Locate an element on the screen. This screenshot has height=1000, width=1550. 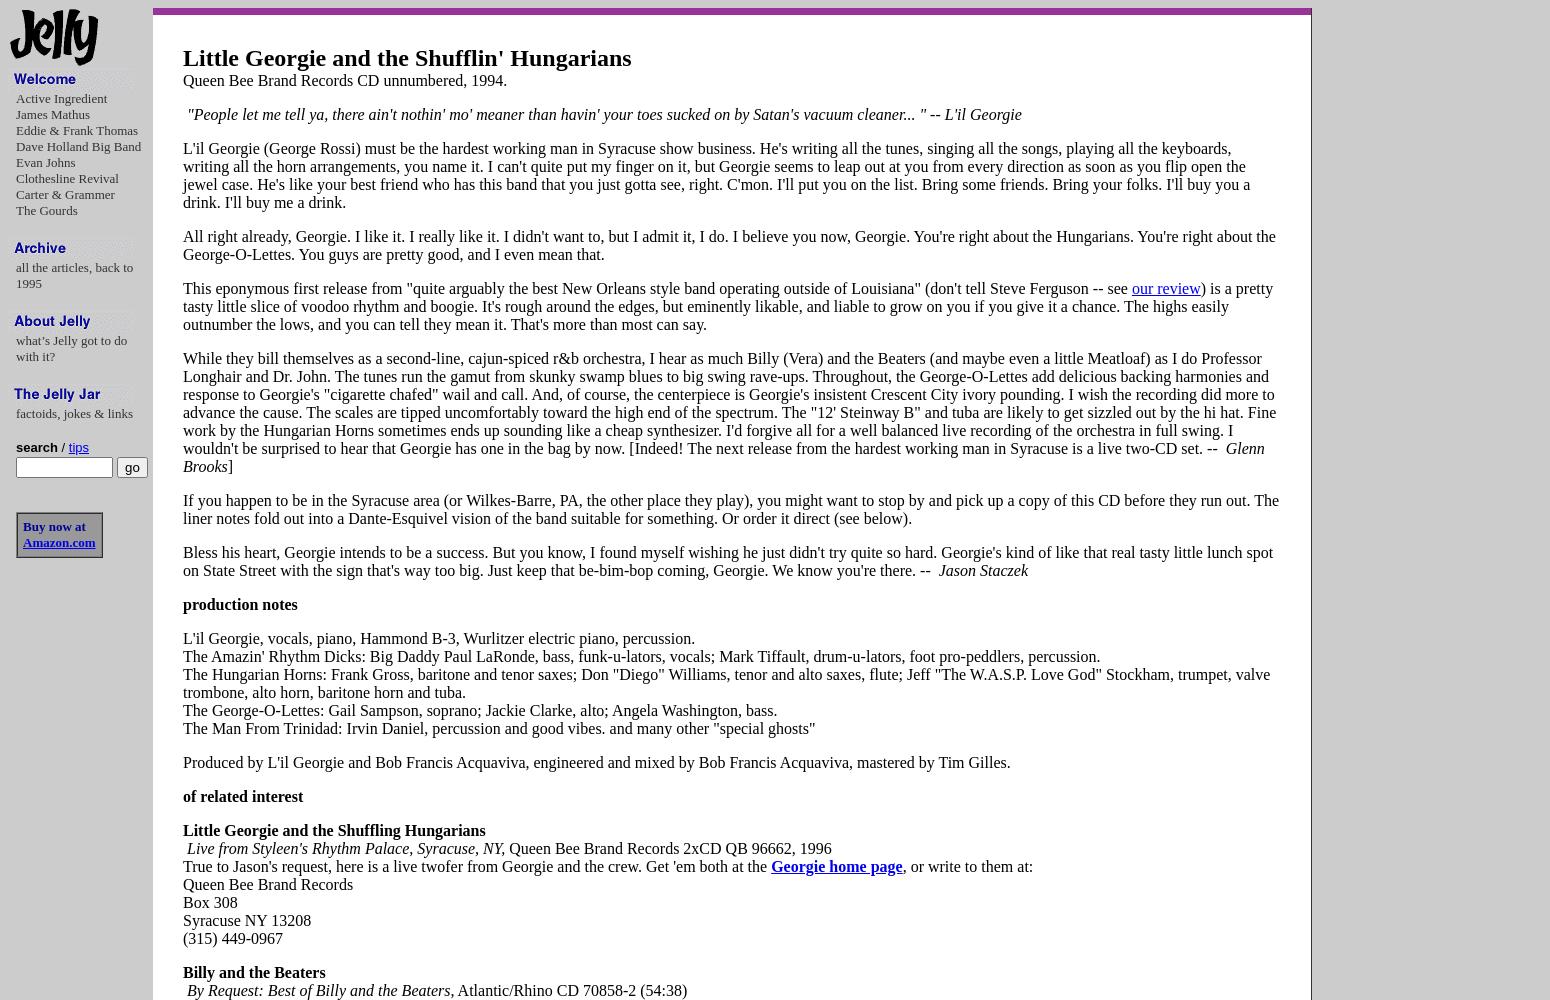
'Eddie & Frank Thomas' is located at coordinates (76, 130).